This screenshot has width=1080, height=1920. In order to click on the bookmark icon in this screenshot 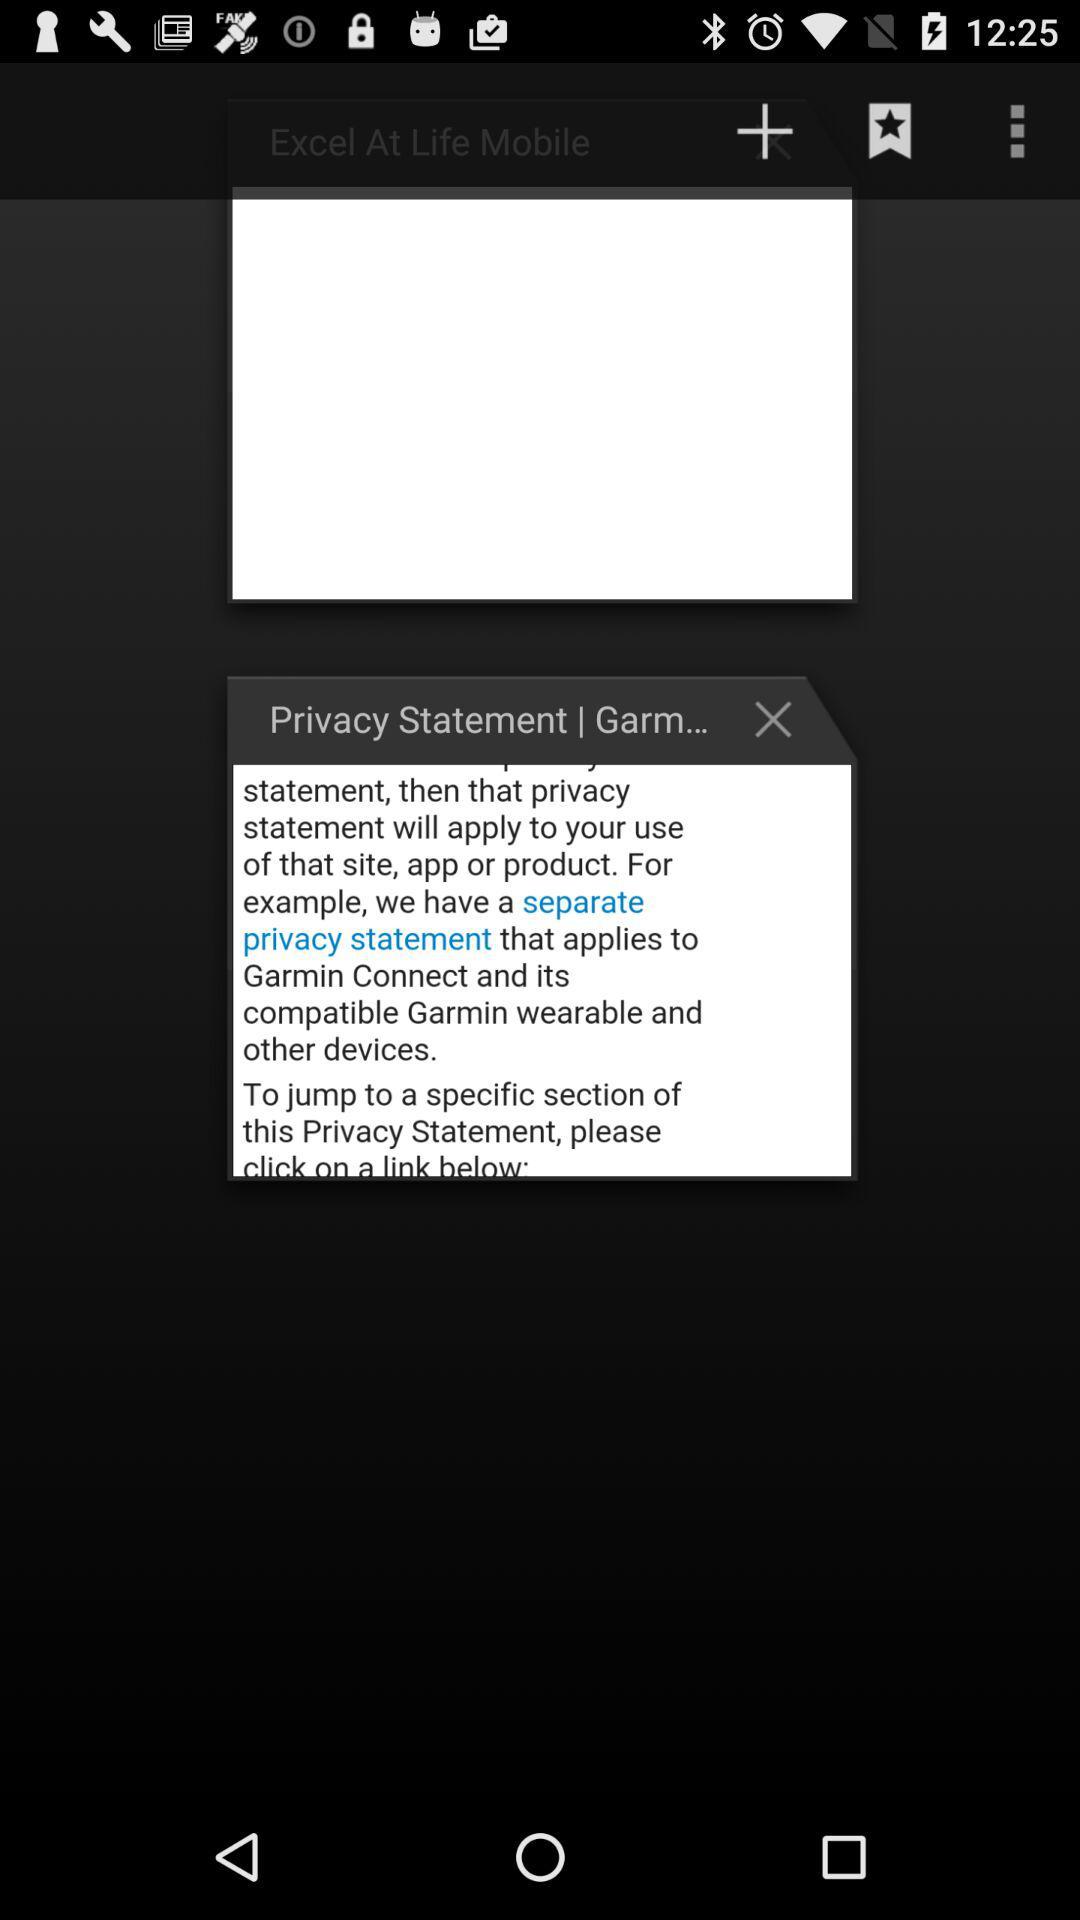, I will do `click(890, 139)`.